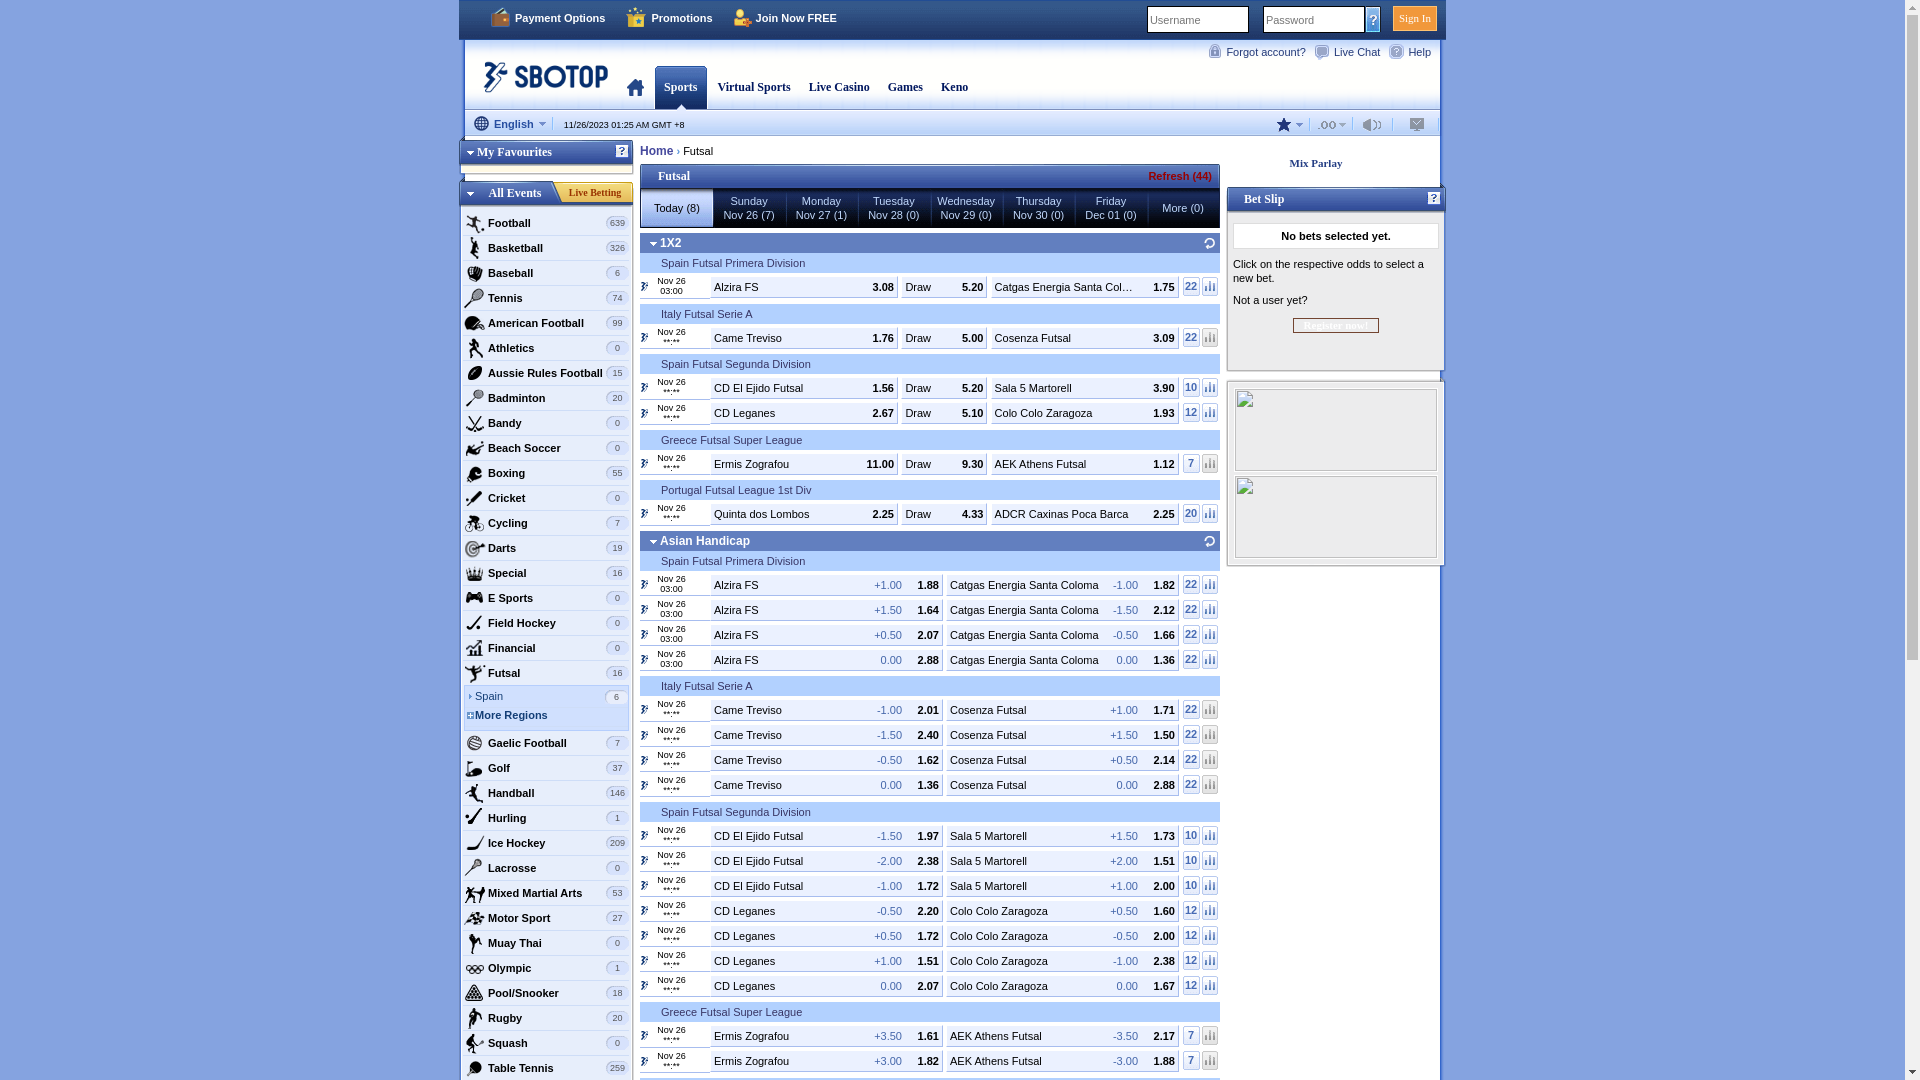 Image resolution: width=1920 pixels, height=1080 pixels. I want to click on '4.33, so click(943, 512).